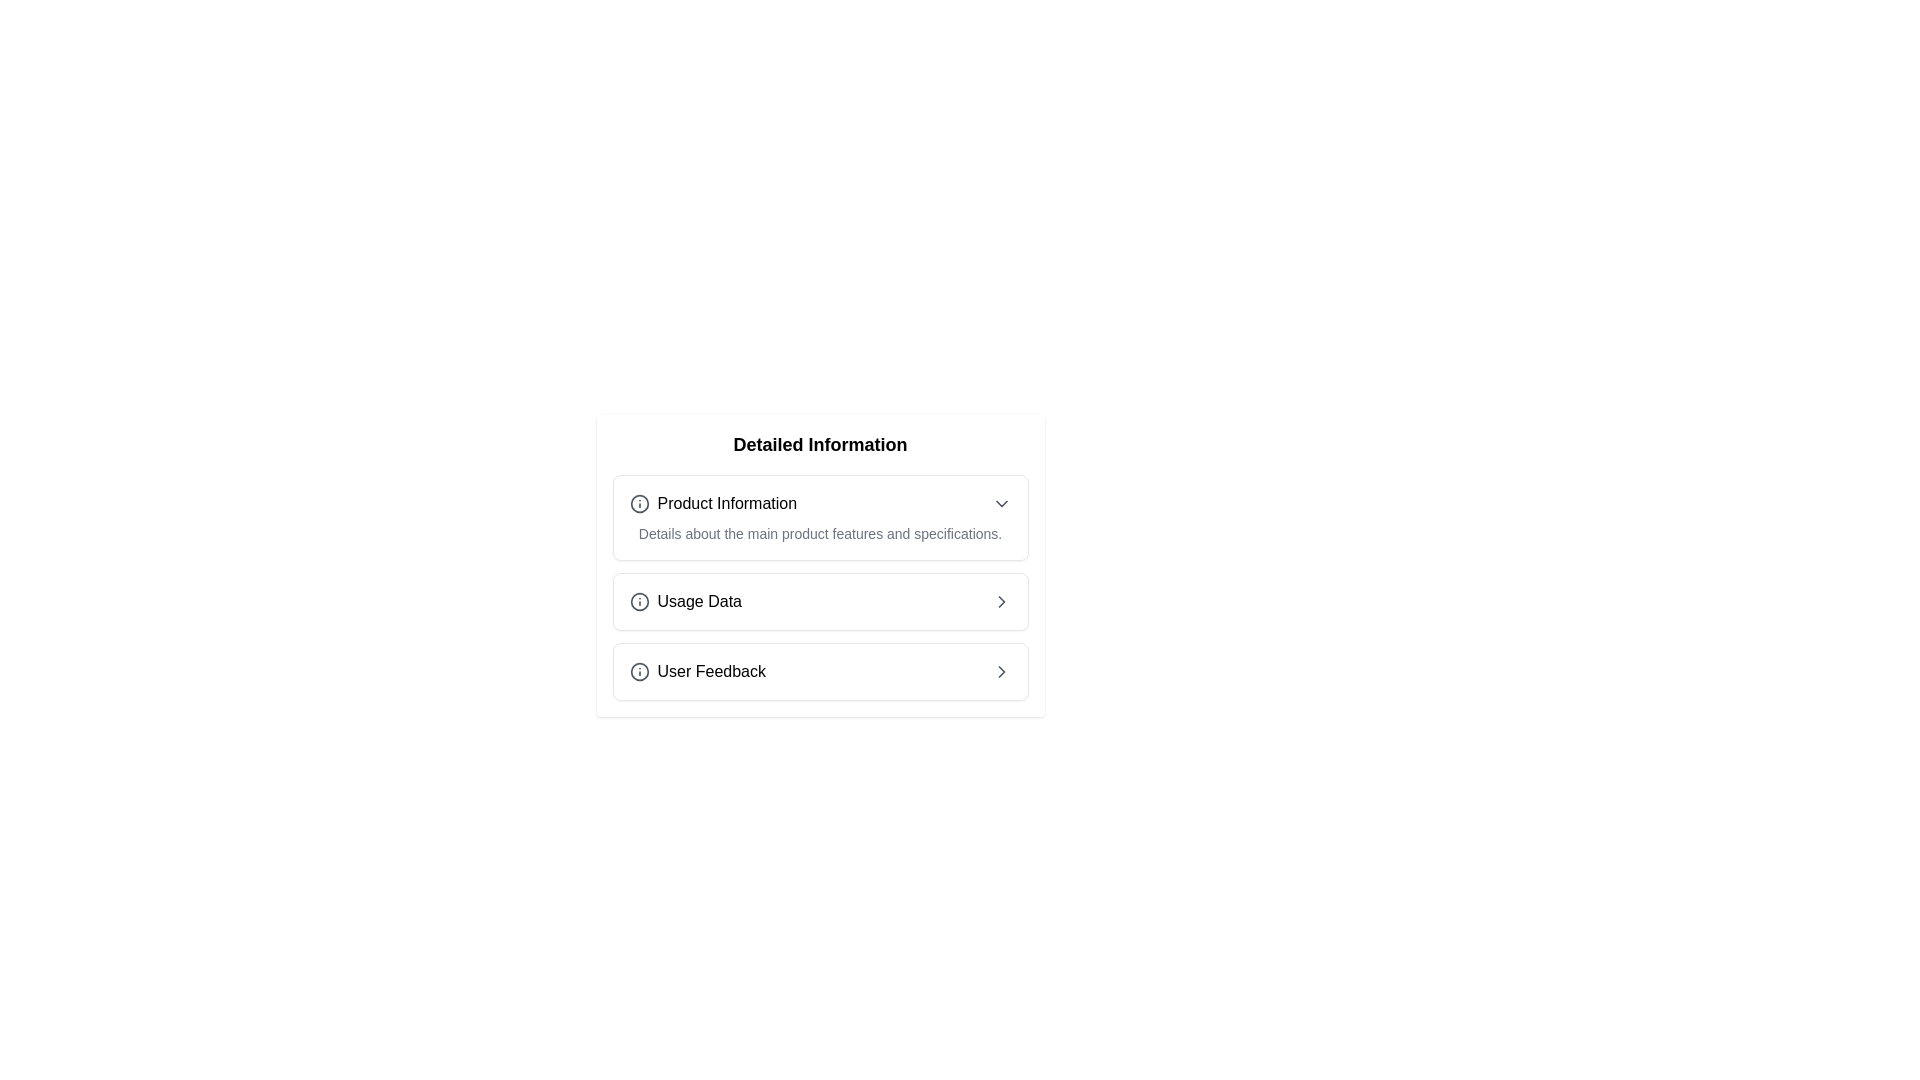 Image resolution: width=1920 pixels, height=1080 pixels. What do you see at coordinates (713, 503) in the screenshot?
I see `the Label with icon in the upper section of the 'Detailed Information' panel, which is the first item and contains a 'chevron down' icon on the far right` at bounding box center [713, 503].